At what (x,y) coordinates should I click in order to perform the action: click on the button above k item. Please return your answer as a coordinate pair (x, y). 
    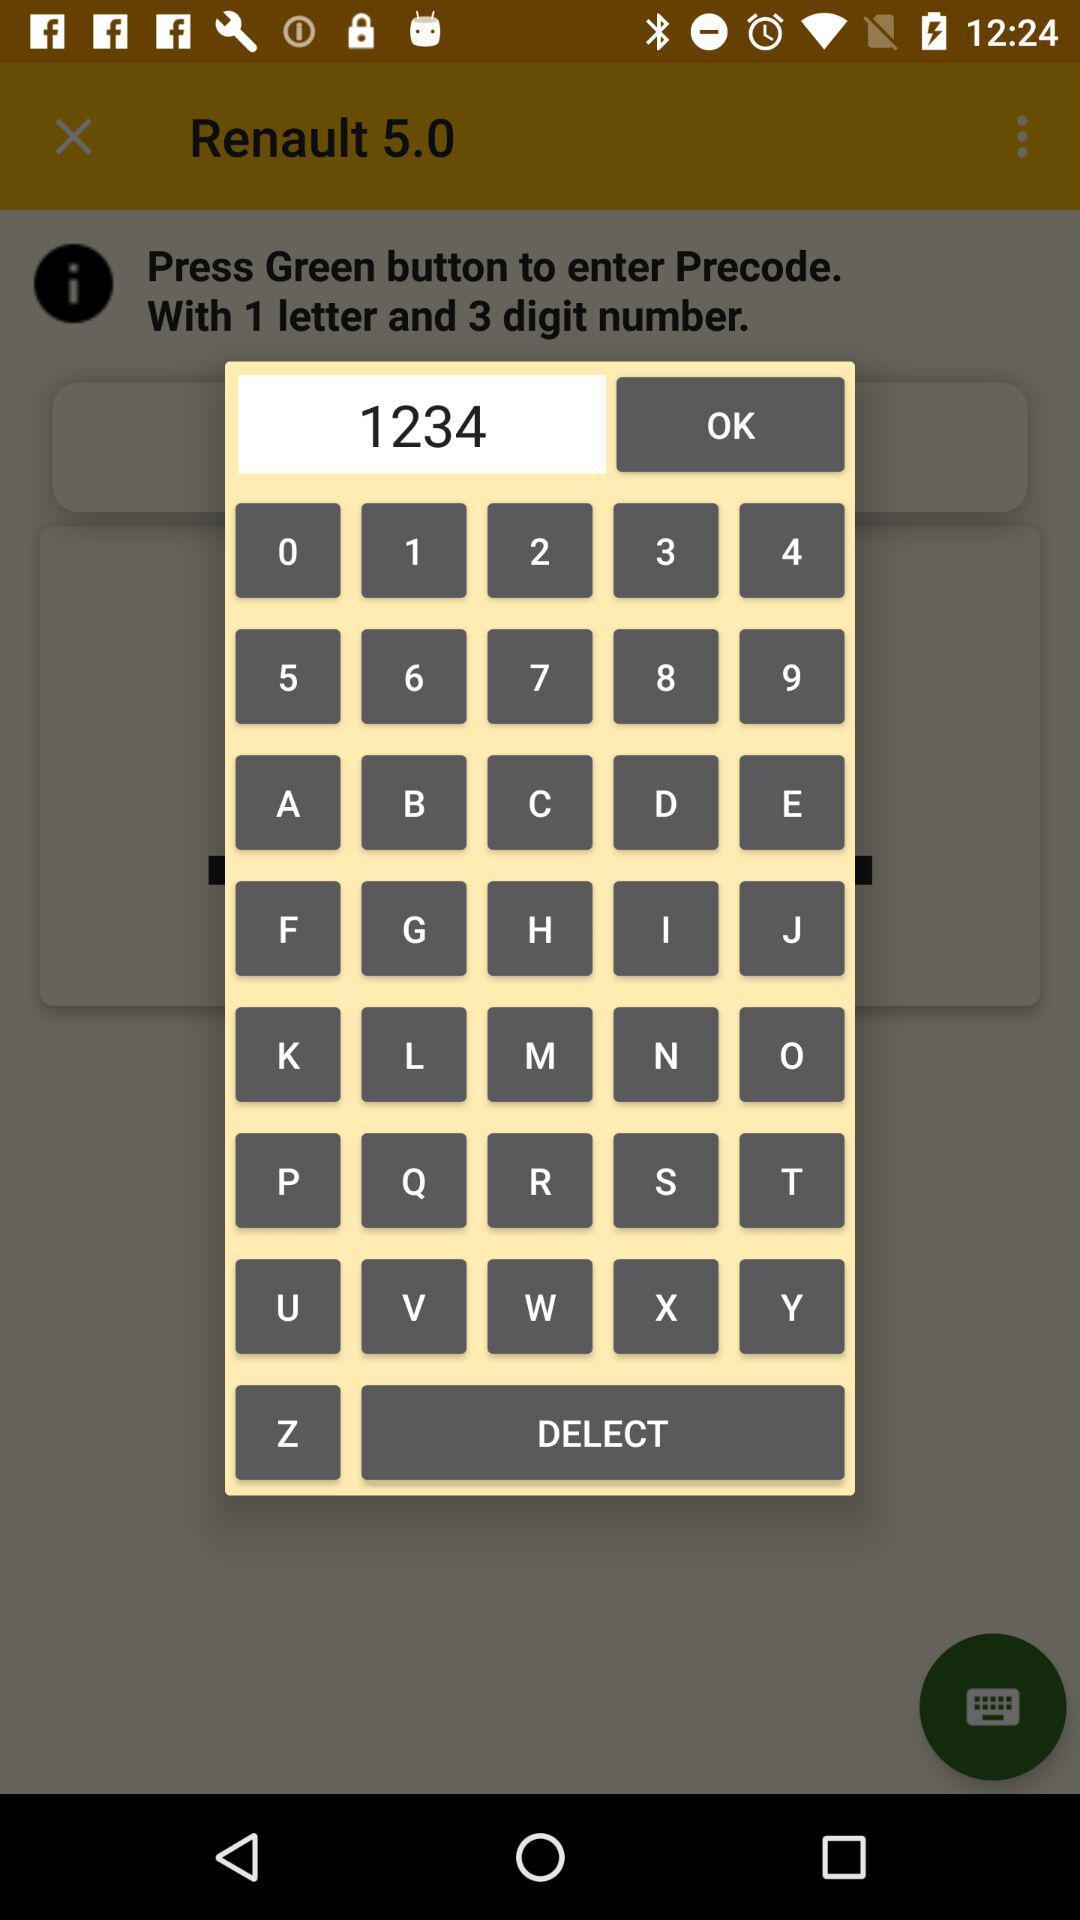
    Looking at the image, I should click on (288, 927).